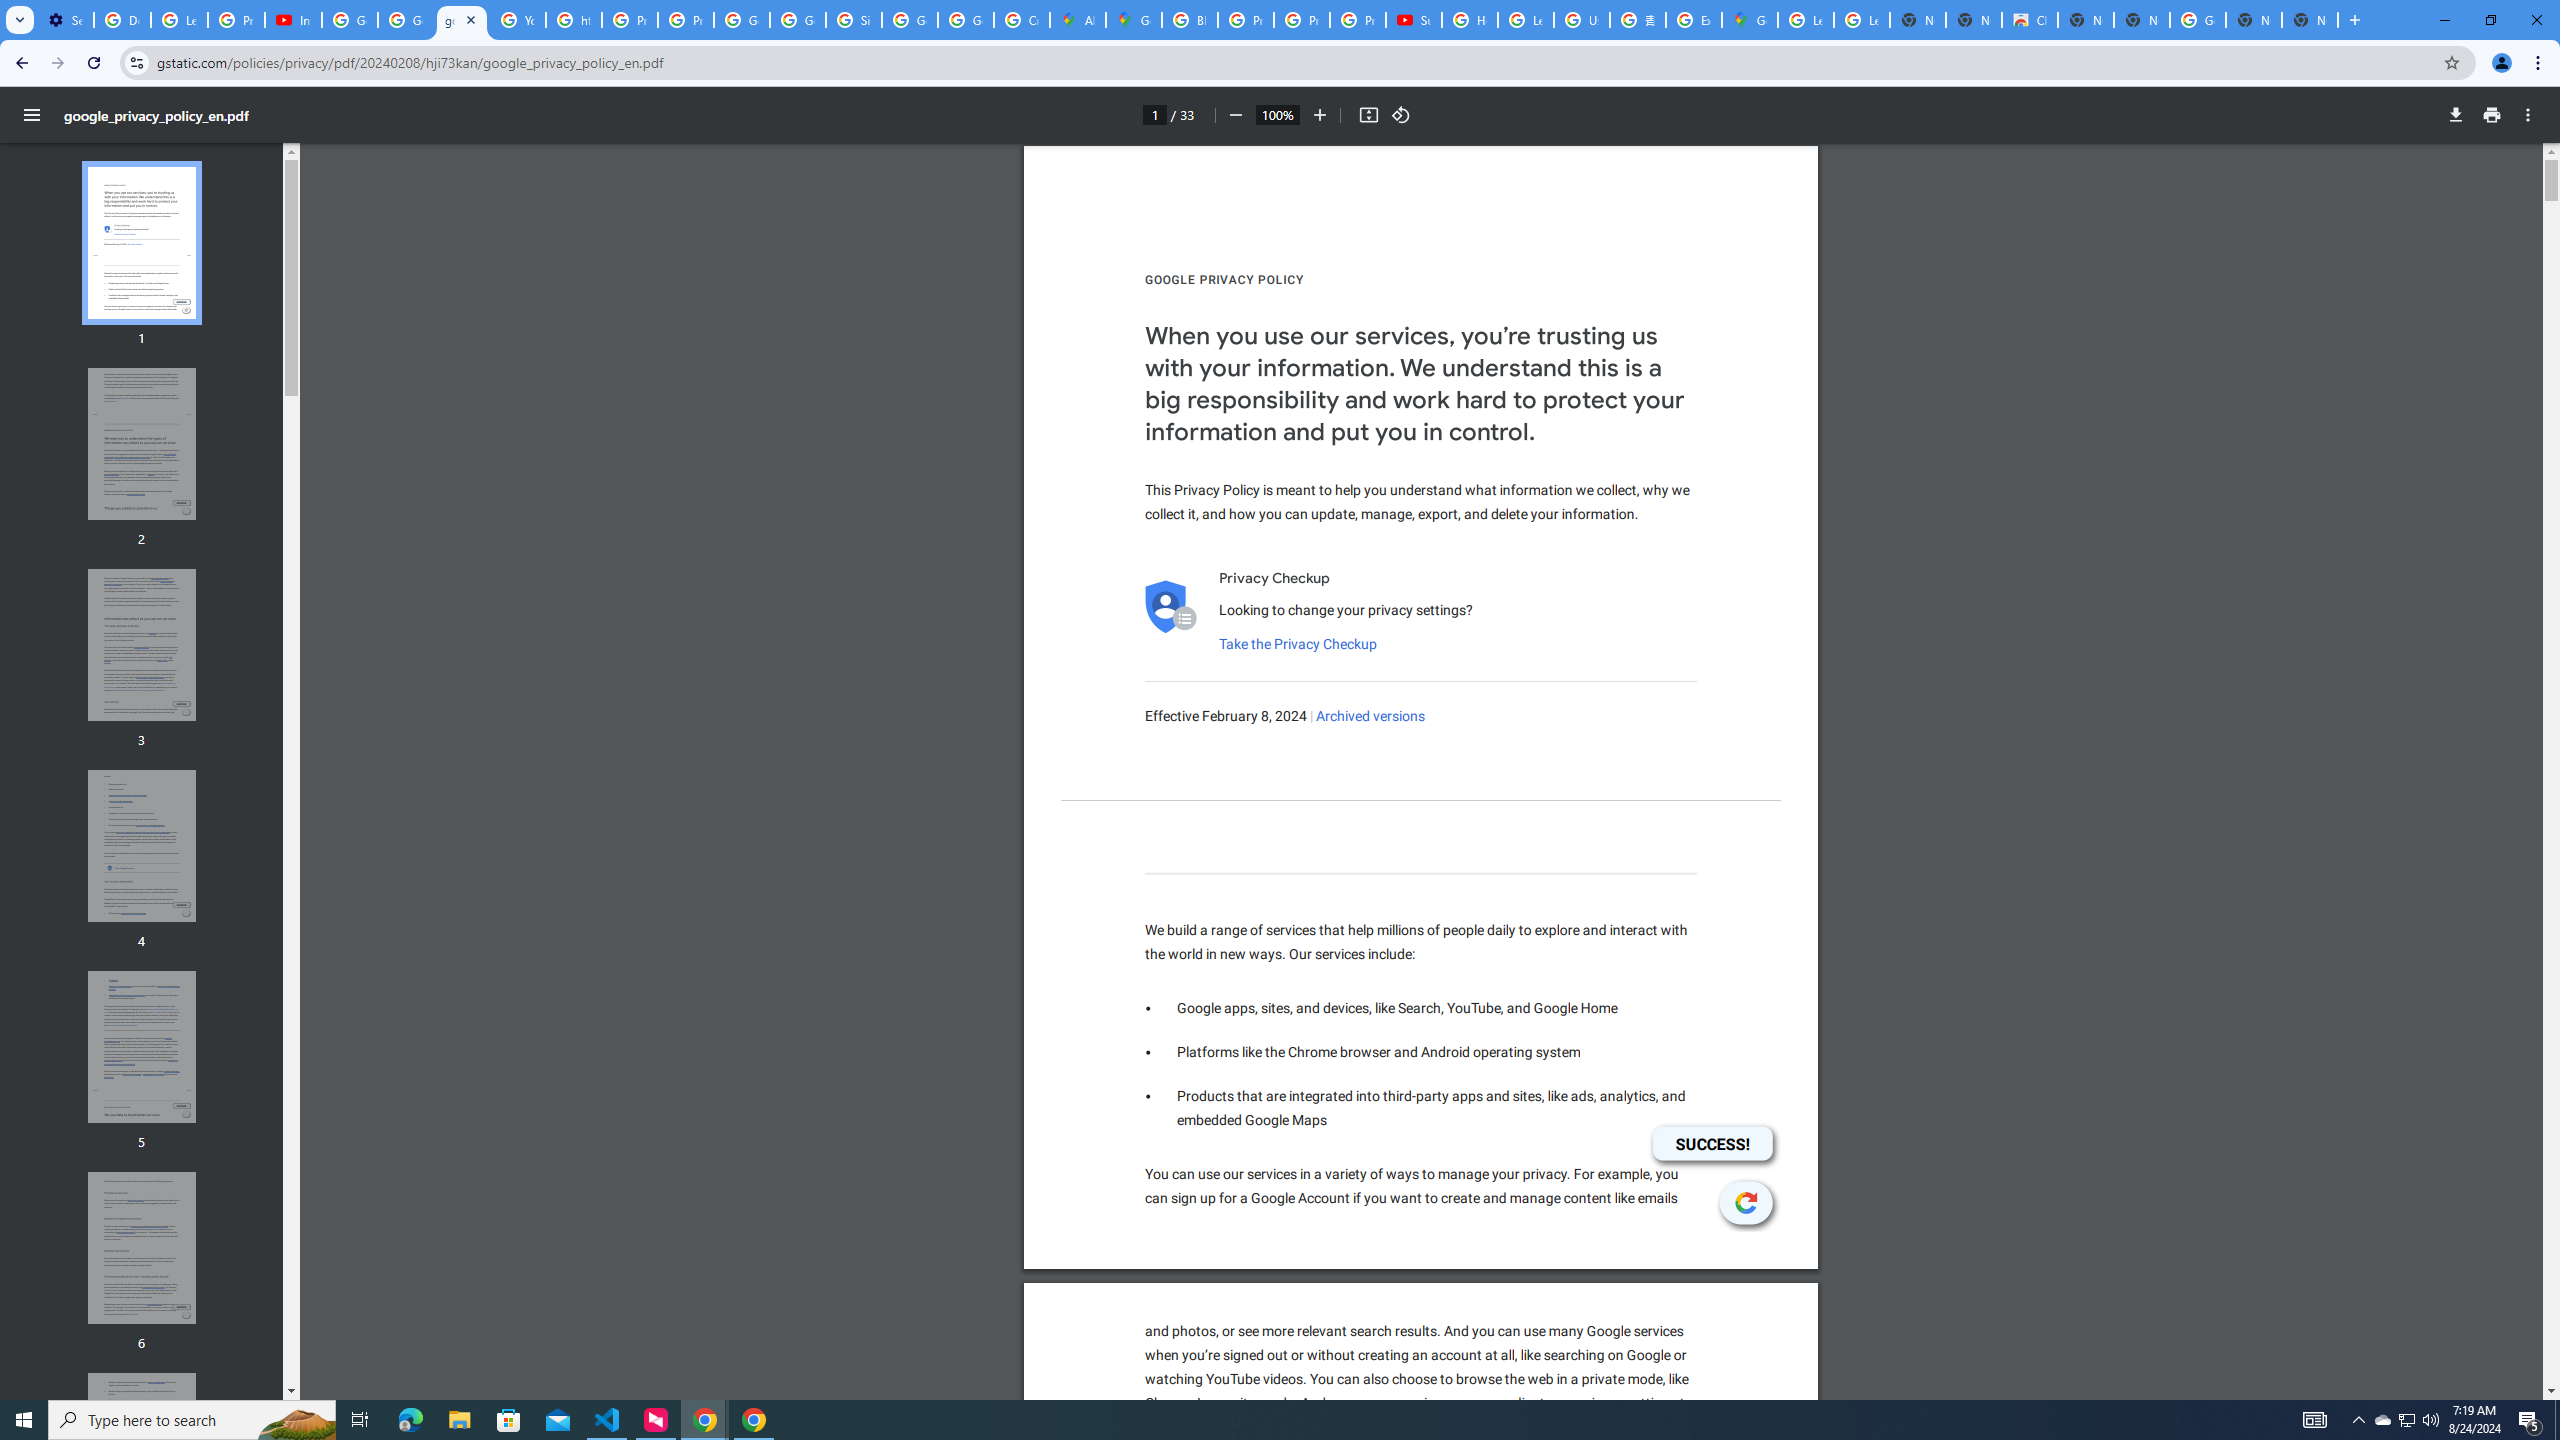  I want to click on 'Download', so click(2455, 114).